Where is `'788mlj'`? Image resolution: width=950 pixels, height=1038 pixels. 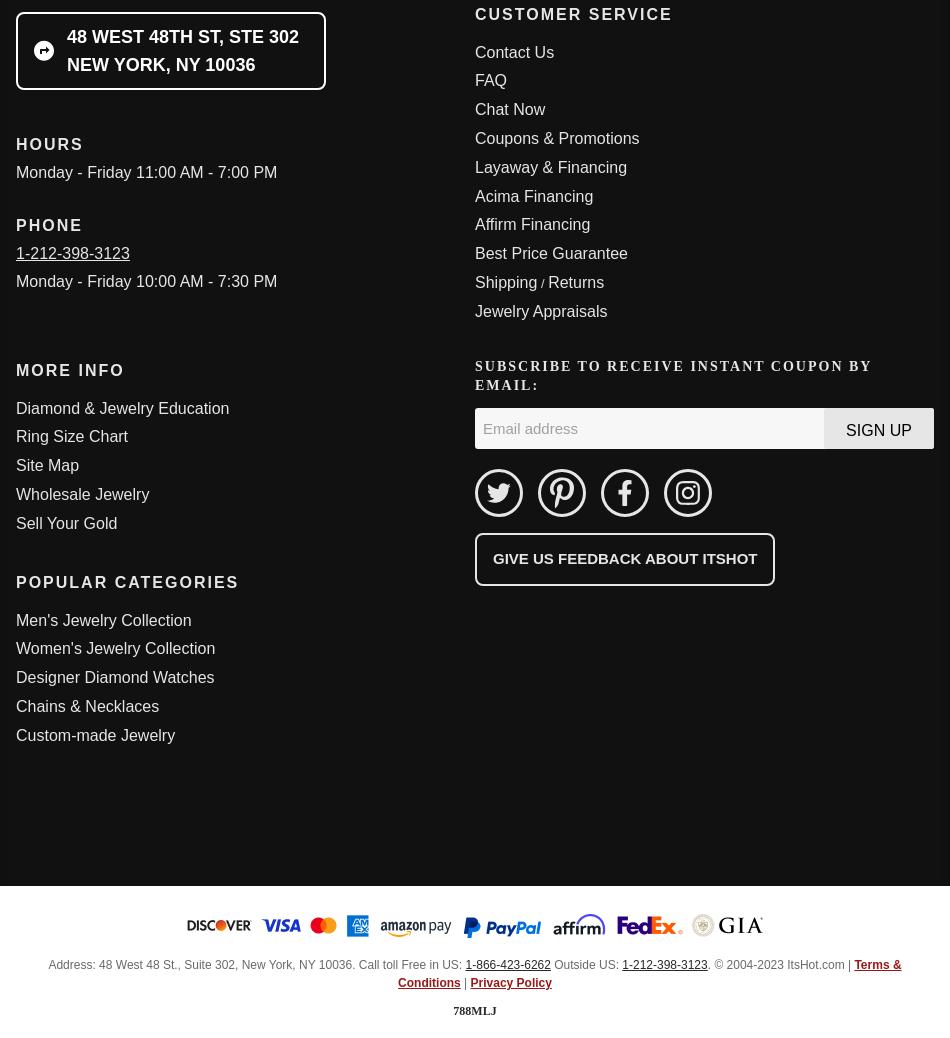 '788mlj' is located at coordinates (473, 1009).